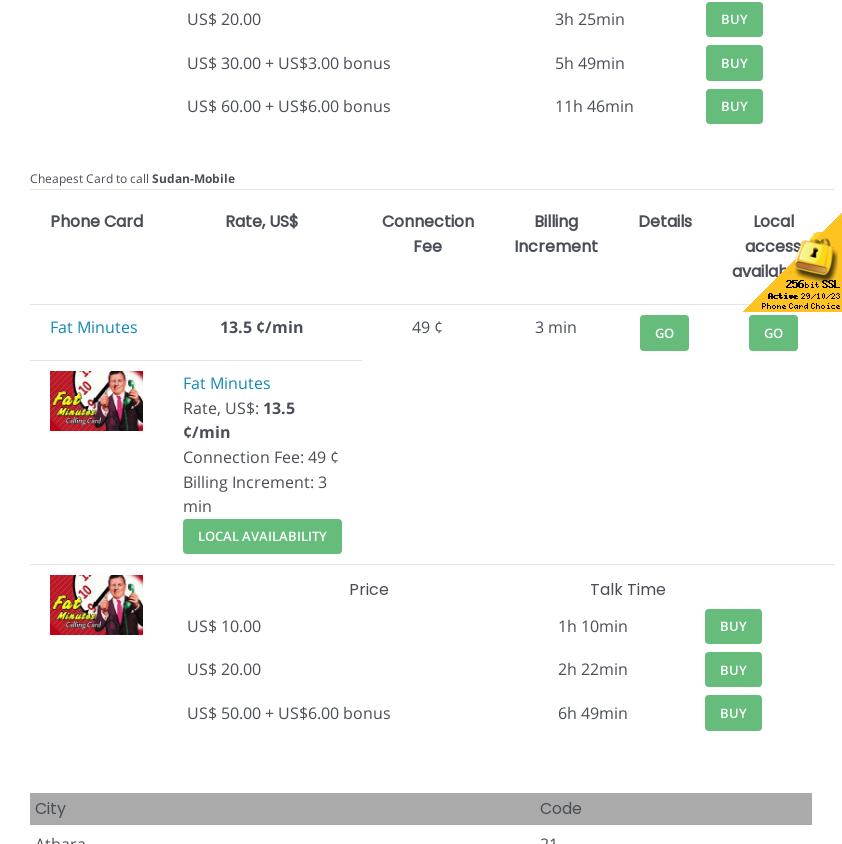 The width and height of the screenshot is (842, 844). What do you see at coordinates (553, 17) in the screenshot?
I see `'3h 25min'` at bounding box center [553, 17].